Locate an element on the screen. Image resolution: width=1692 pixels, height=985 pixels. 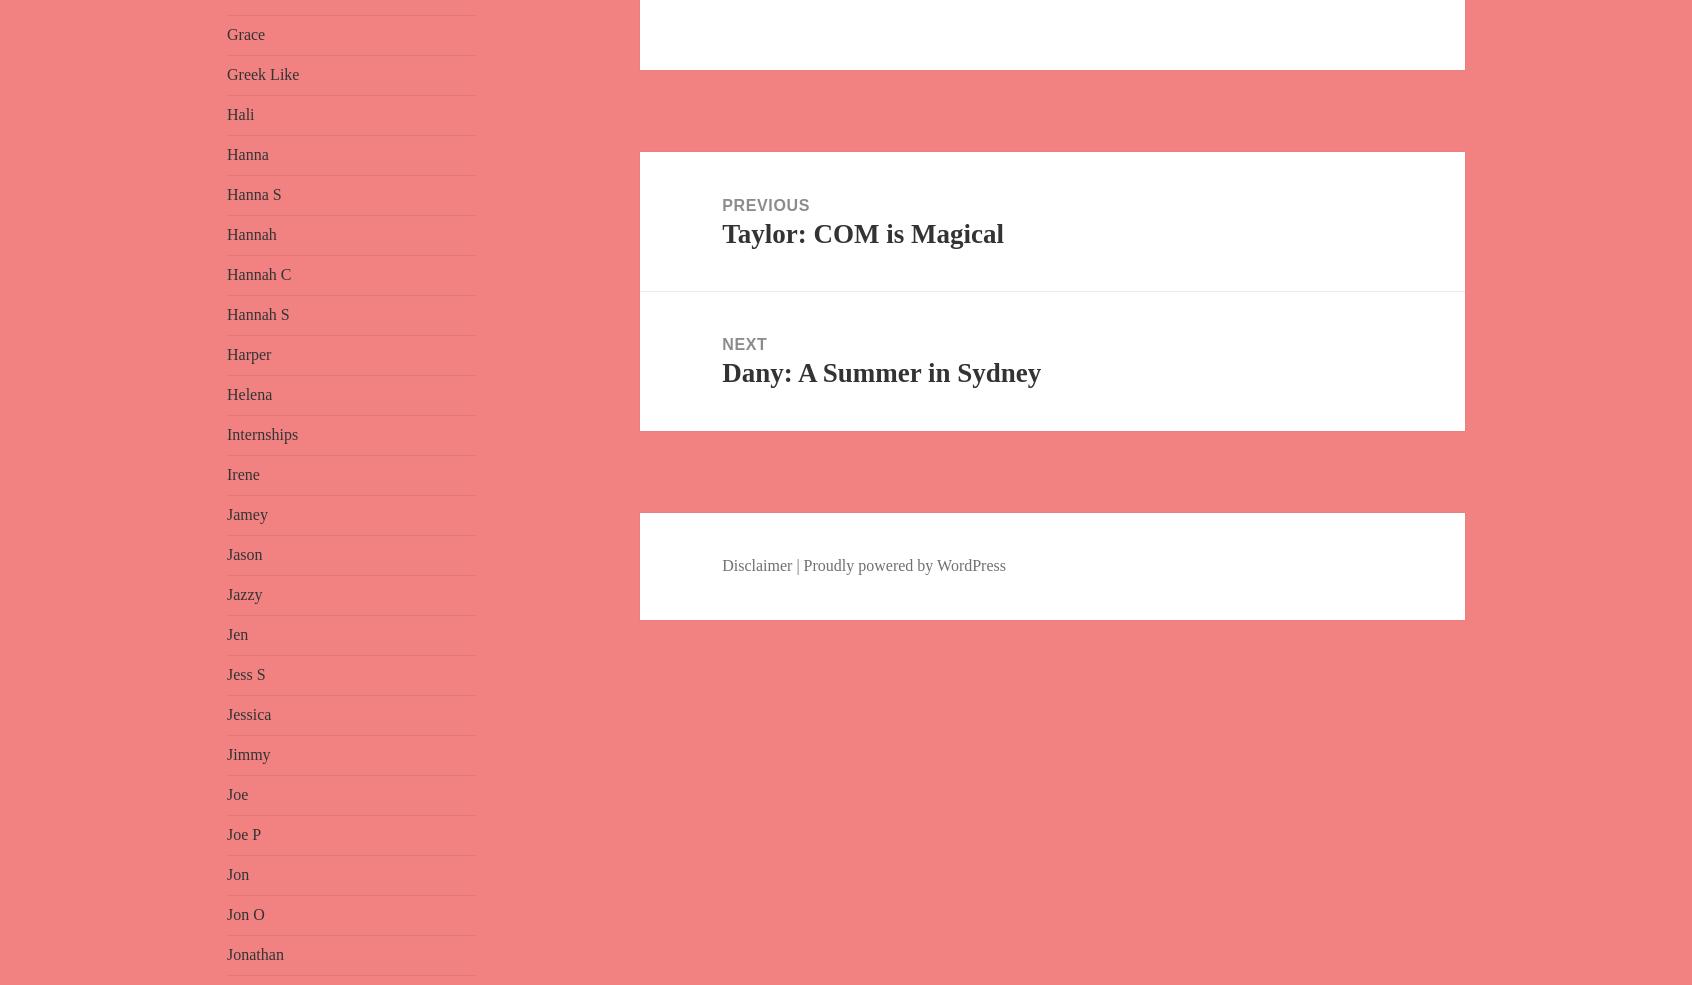
'Jess S' is located at coordinates (246, 673).